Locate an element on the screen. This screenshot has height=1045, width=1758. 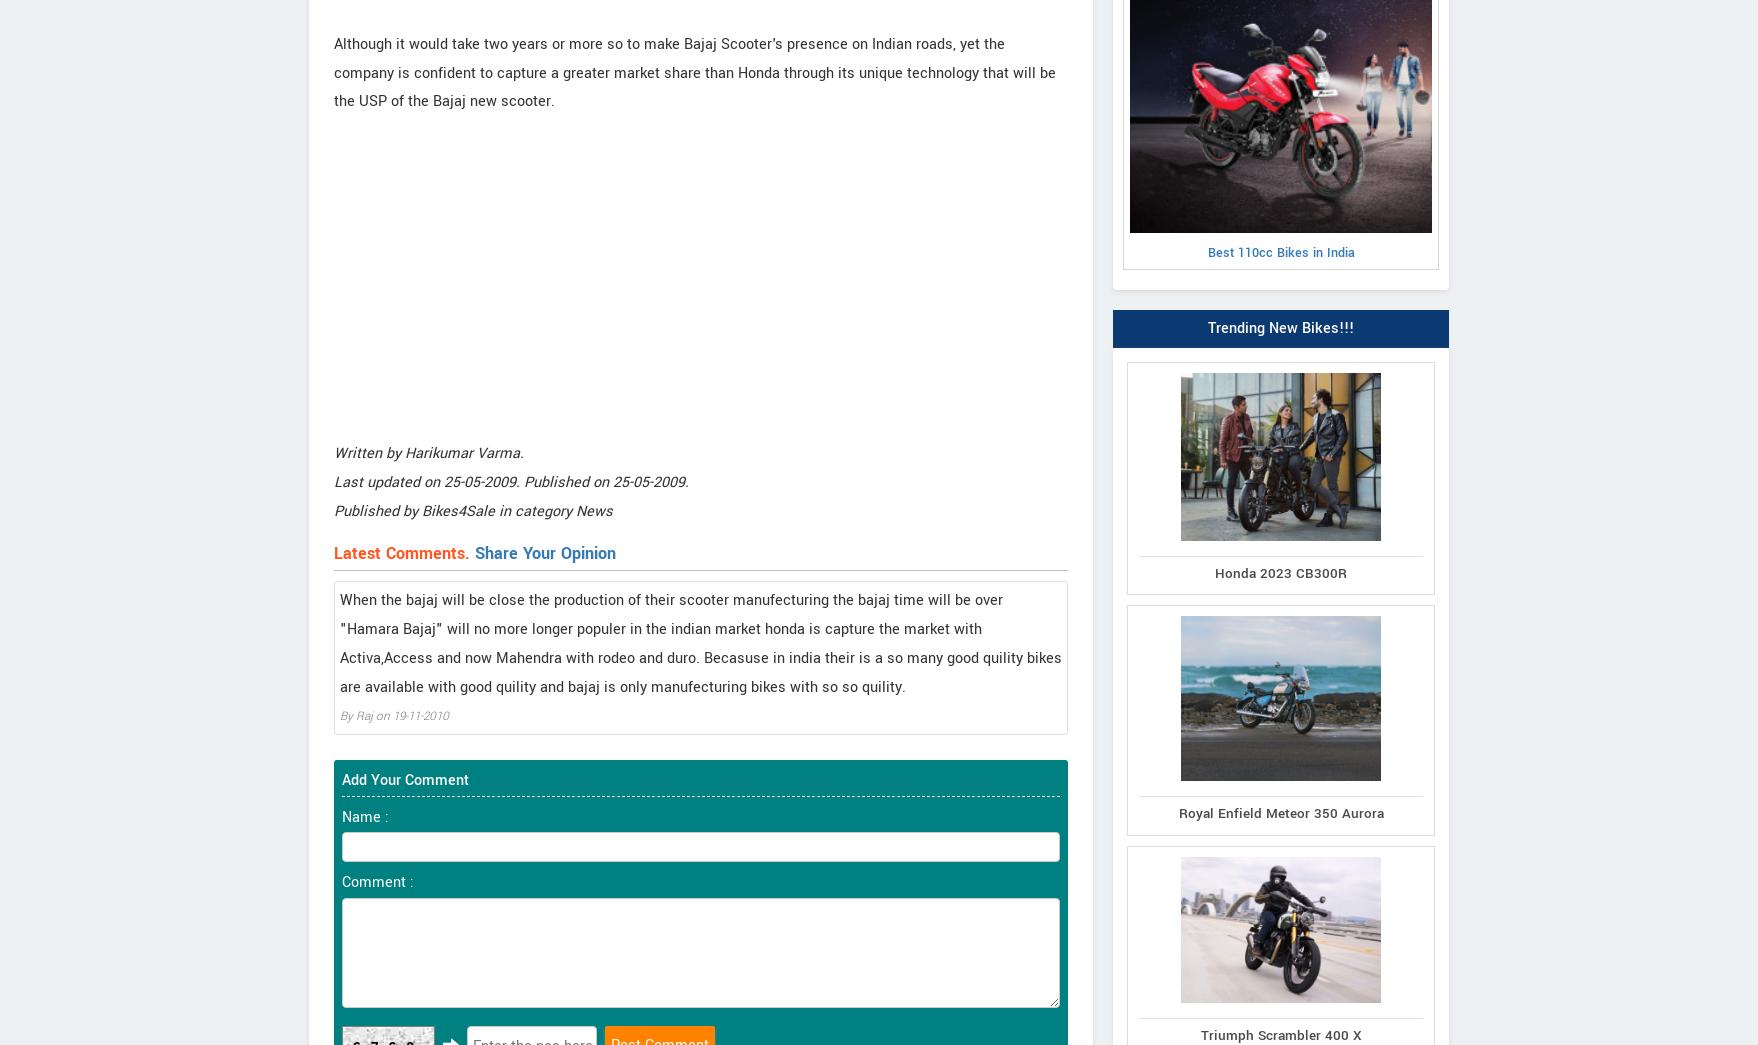
'Add Your Comment' is located at coordinates (405, 779).